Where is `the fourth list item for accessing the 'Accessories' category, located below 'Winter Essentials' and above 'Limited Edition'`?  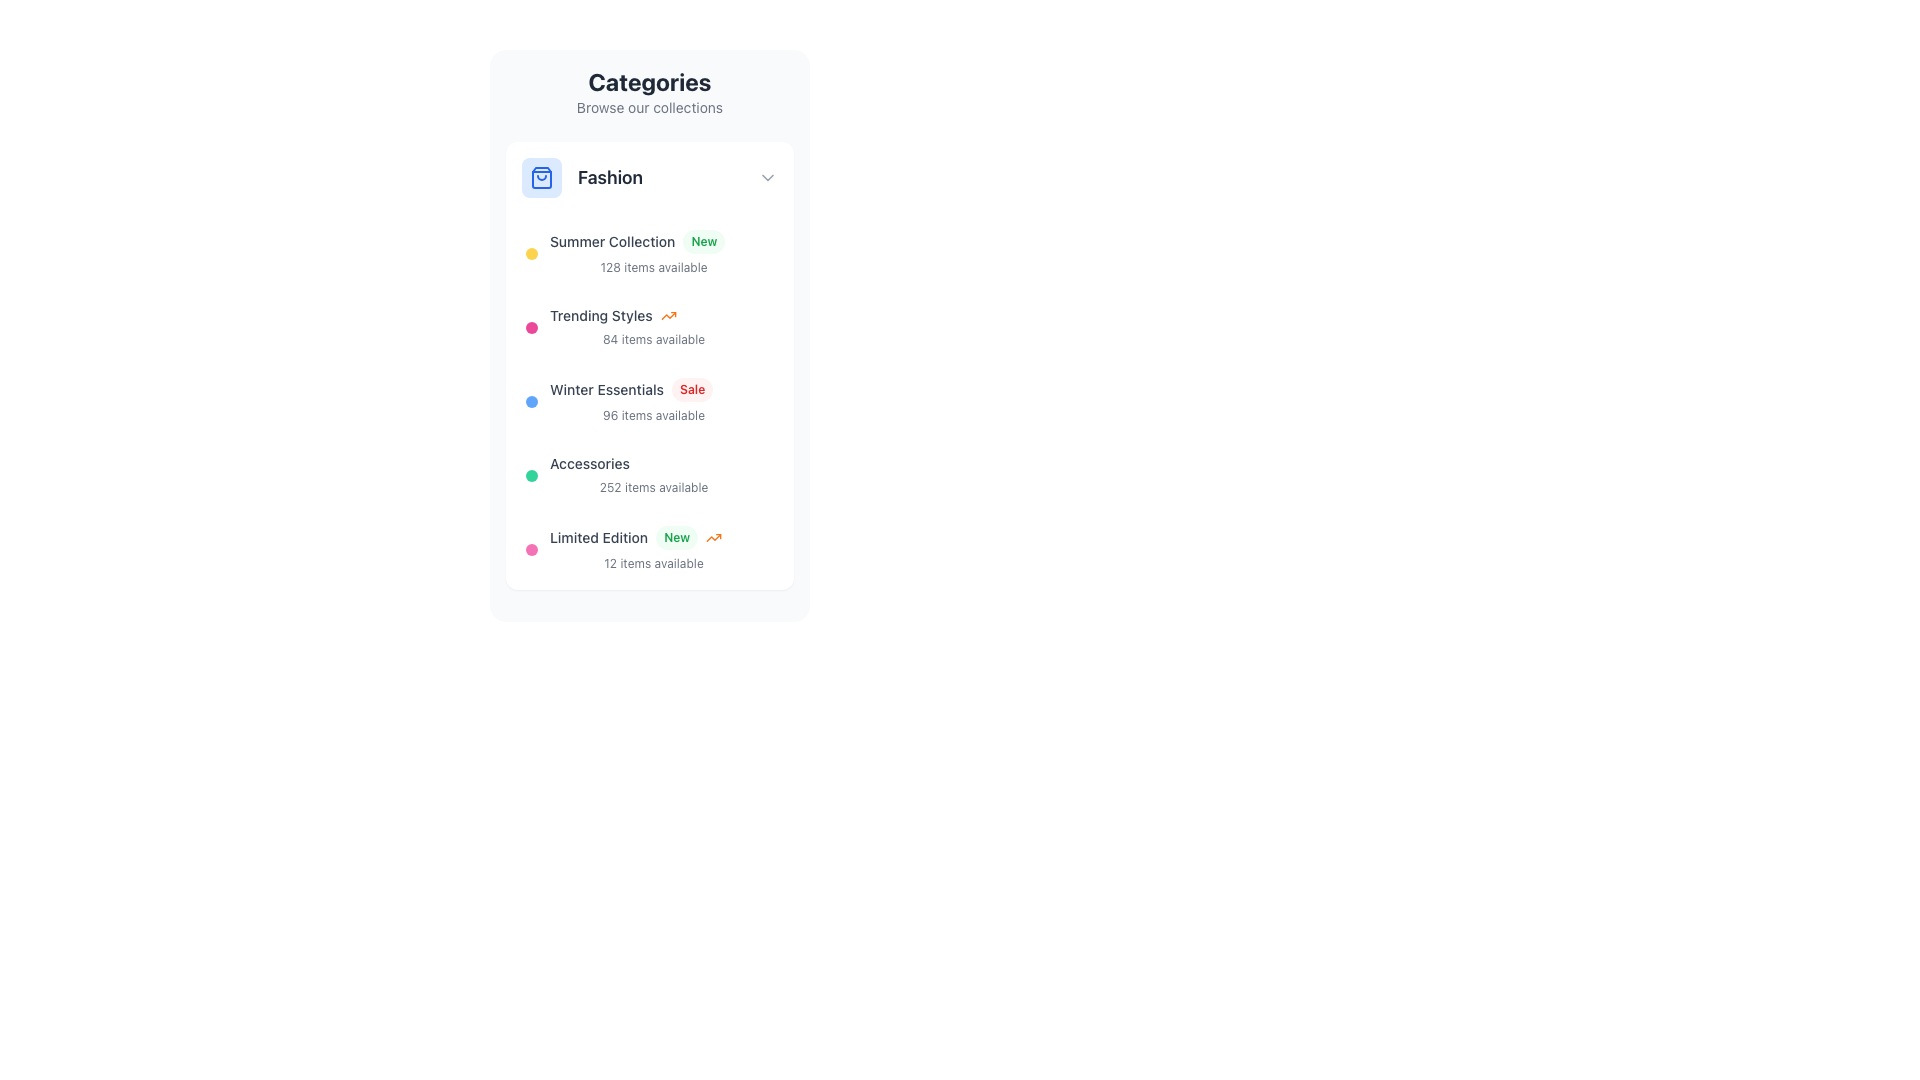 the fourth list item for accessing the 'Accessories' category, located below 'Winter Essentials' and above 'Limited Edition' is located at coordinates (649, 475).